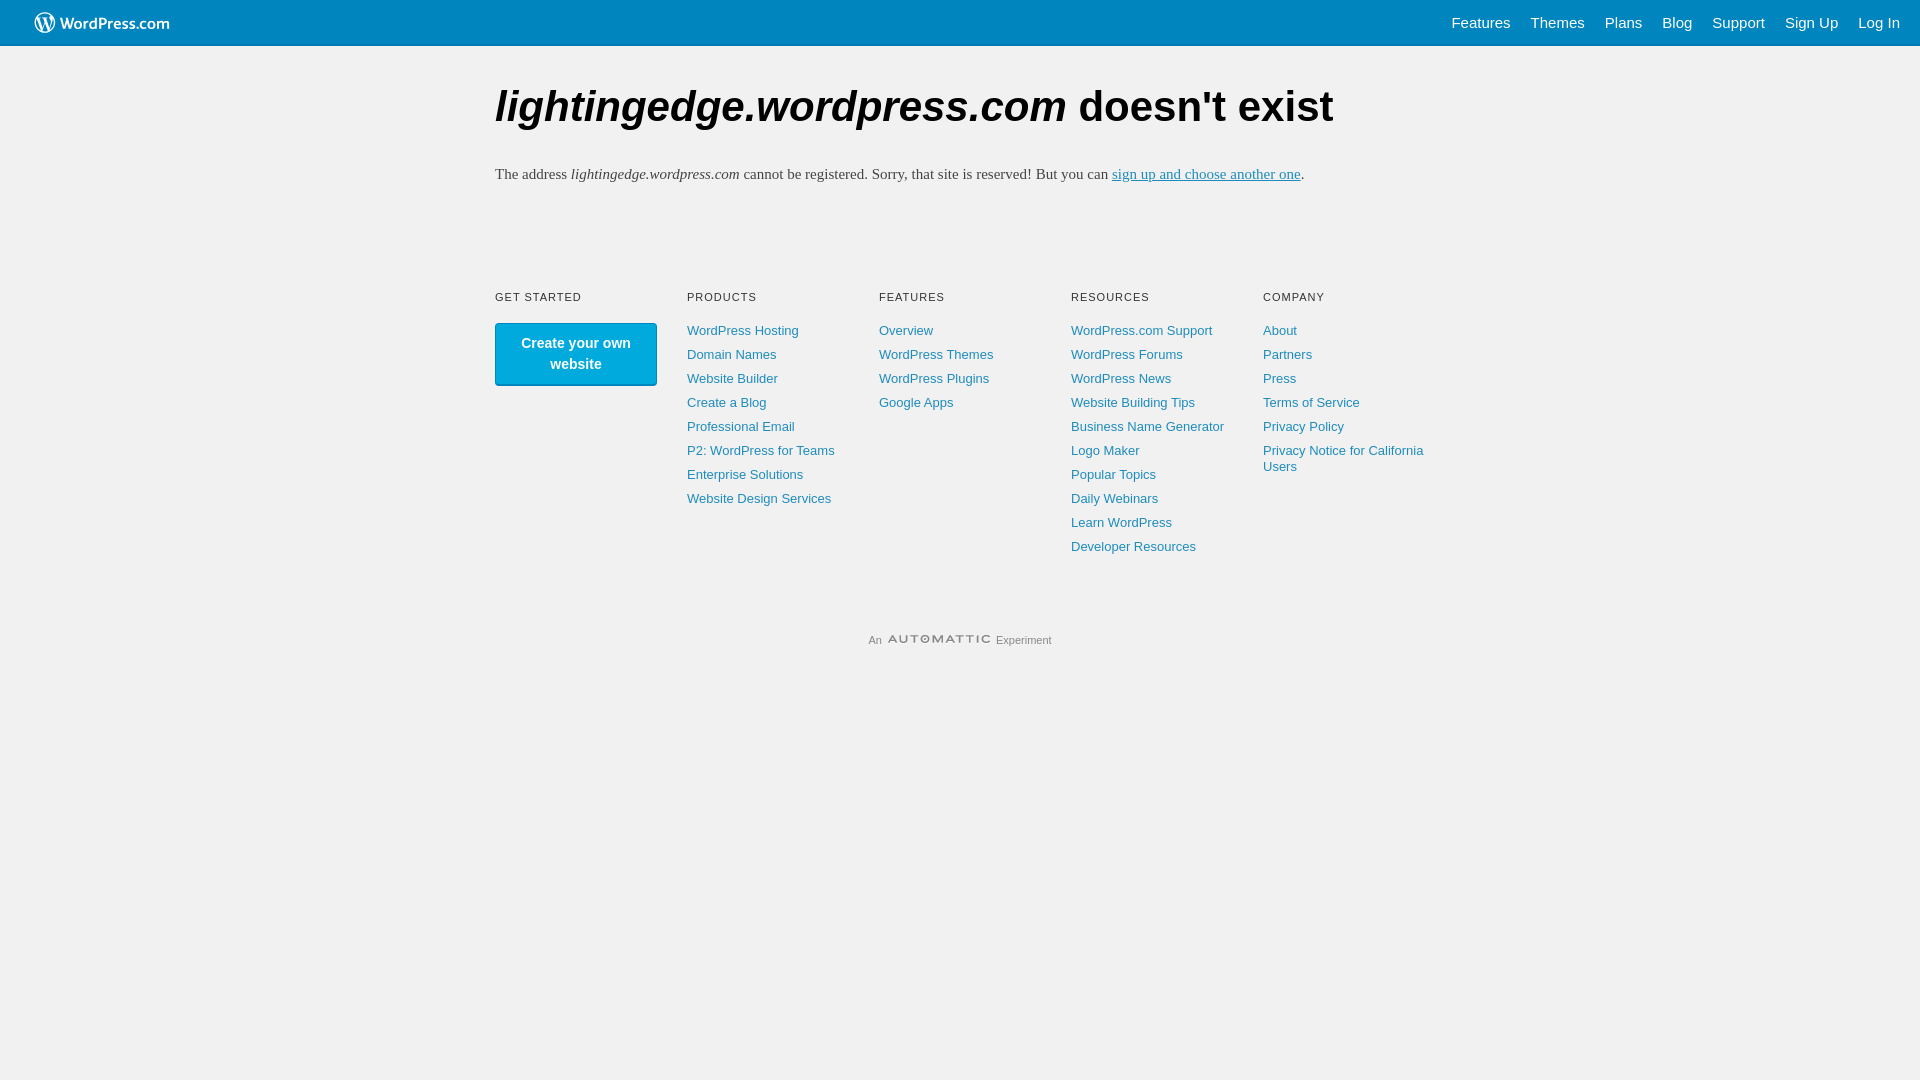 This screenshot has height=1080, width=1920. What do you see at coordinates (887, 640) in the screenshot?
I see `'Automattic'` at bounding box center [887, 640].